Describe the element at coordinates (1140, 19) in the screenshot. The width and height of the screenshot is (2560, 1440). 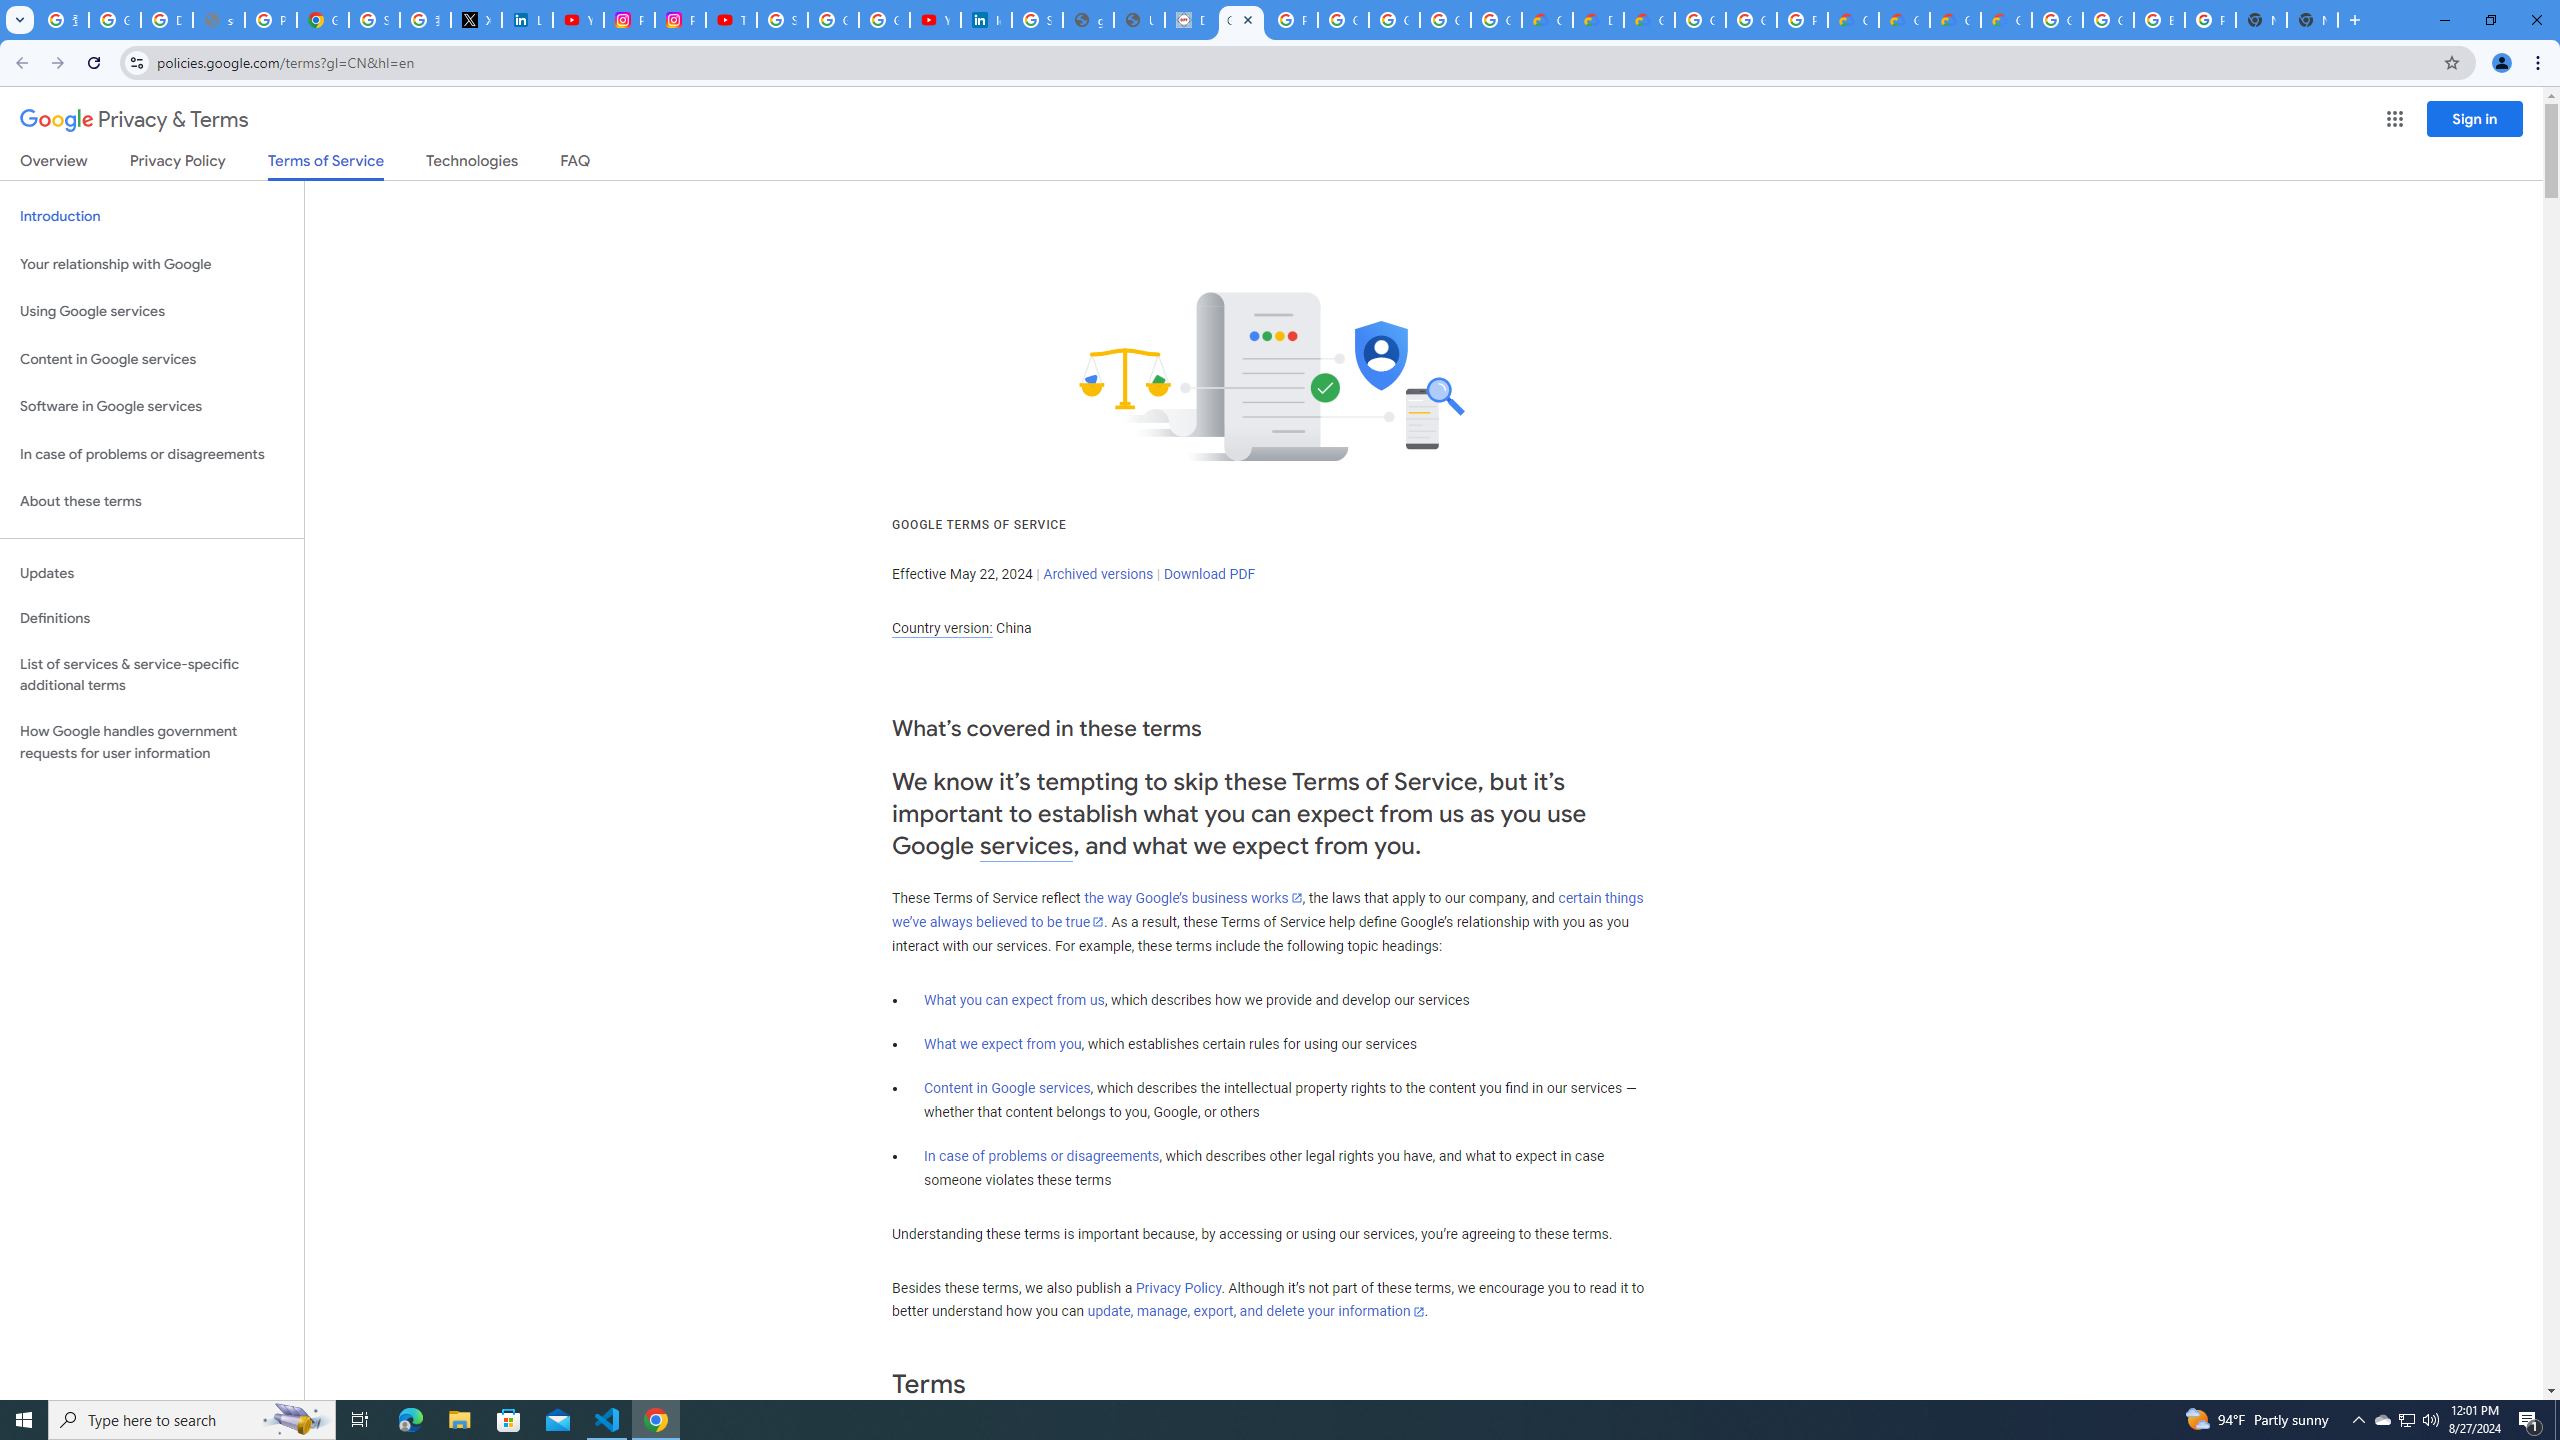
I see `'User Details'` at that location.